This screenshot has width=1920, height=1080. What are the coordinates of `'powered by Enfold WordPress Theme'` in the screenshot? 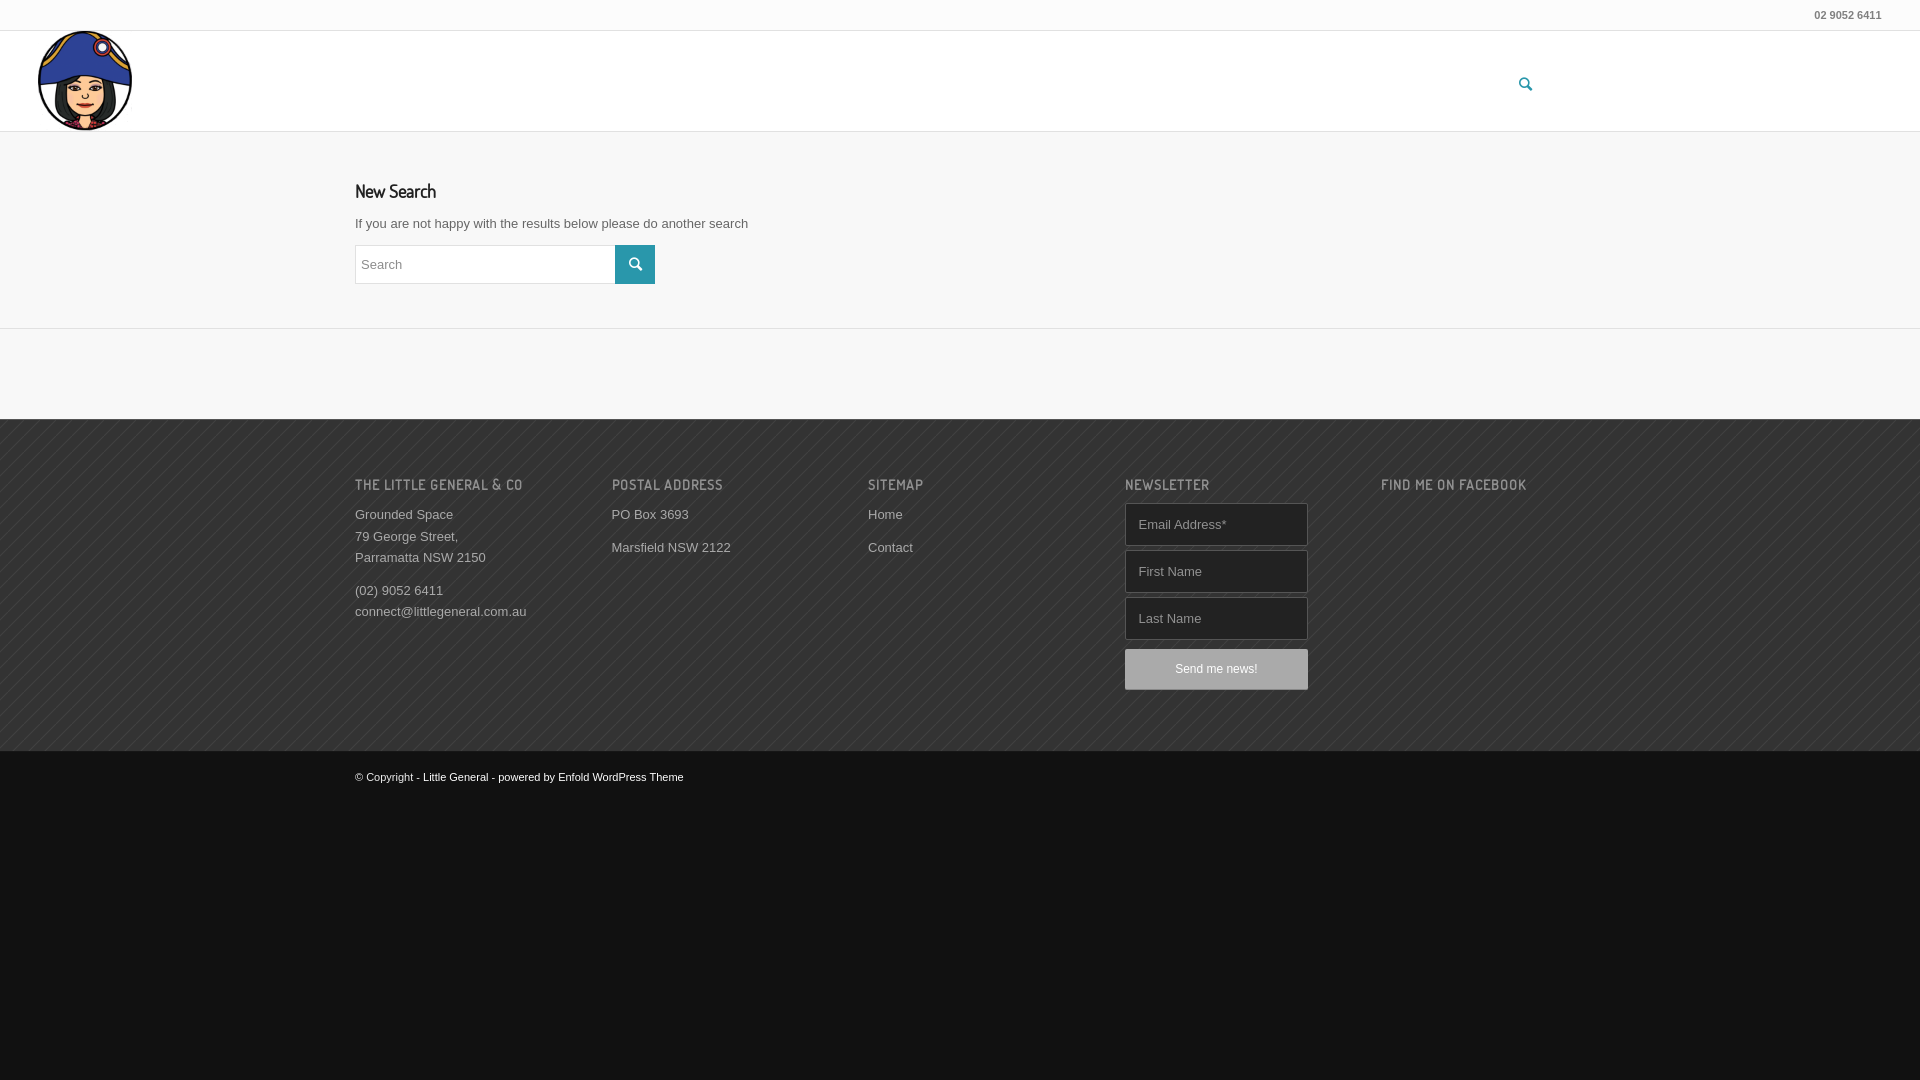 It's located at (498, 775).